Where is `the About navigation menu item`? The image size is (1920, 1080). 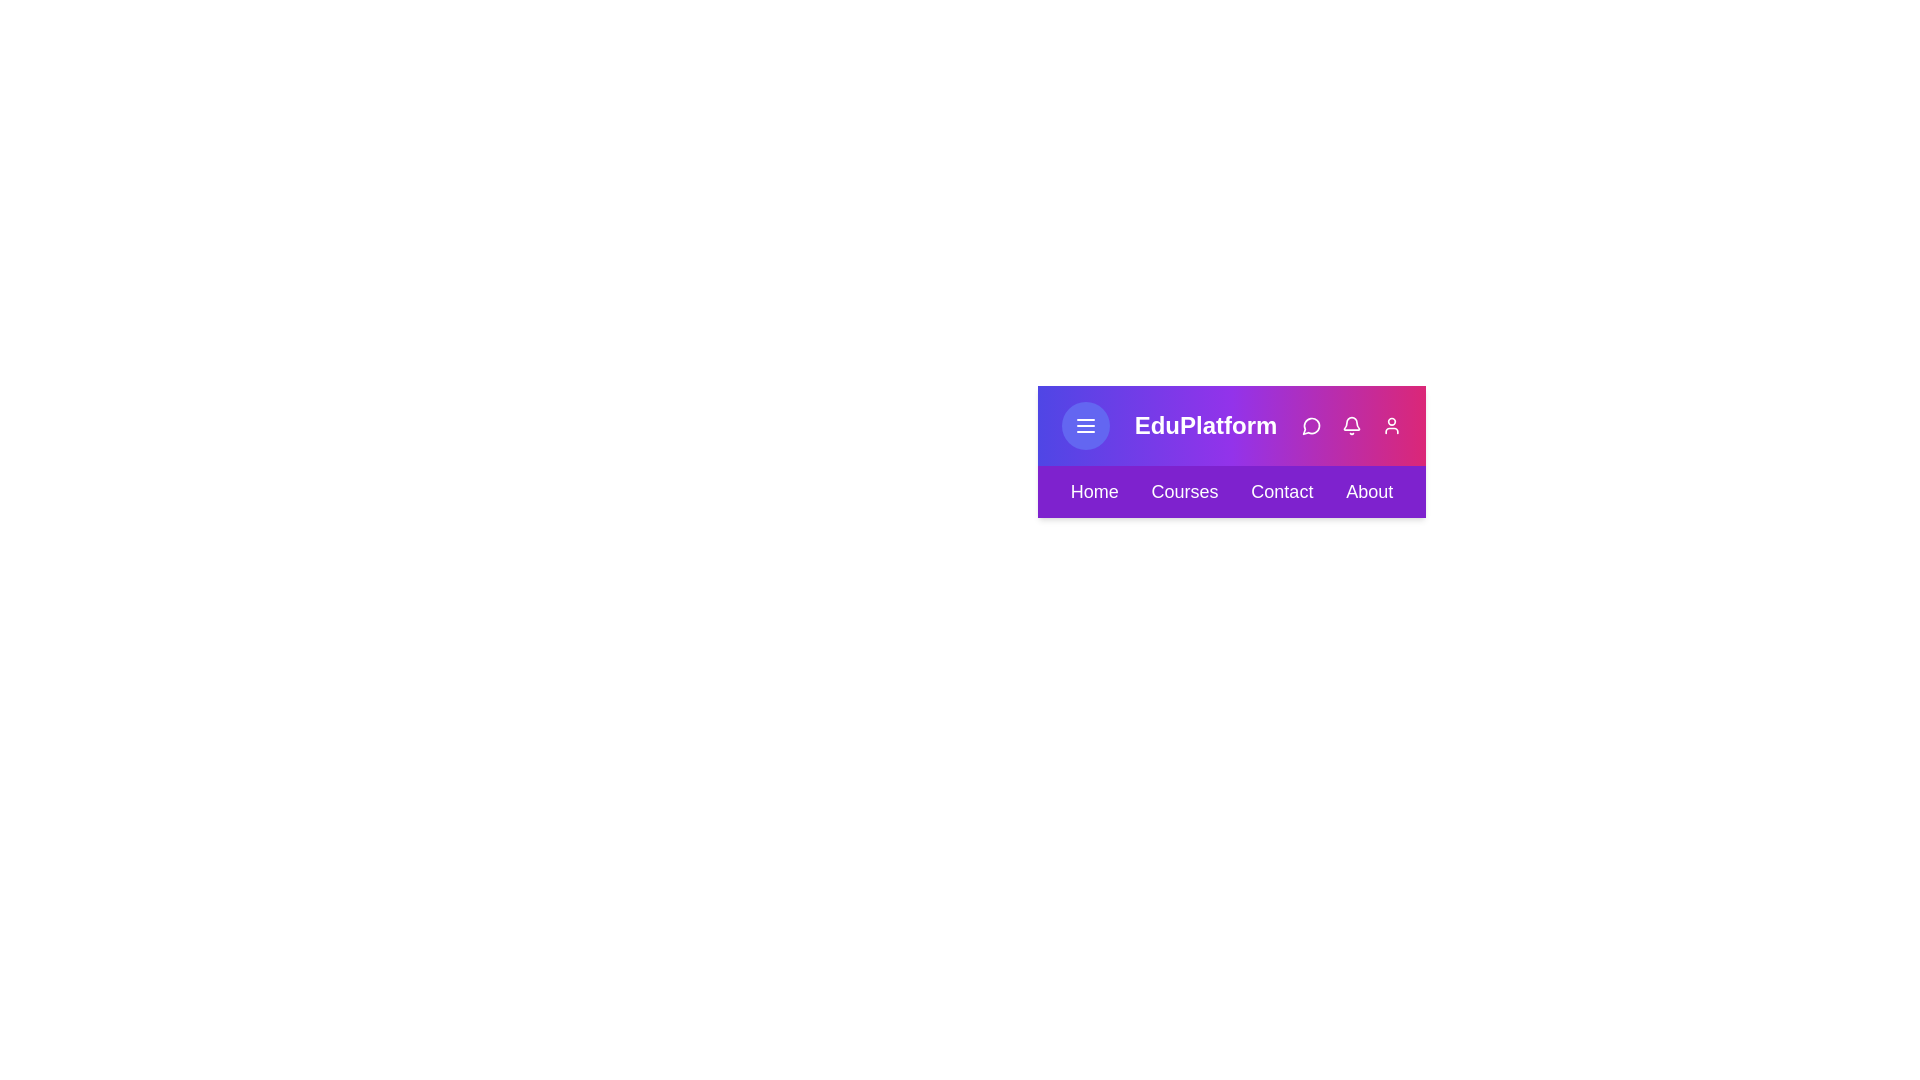 the About navigation menu item is located at coordinates (1368, 492).